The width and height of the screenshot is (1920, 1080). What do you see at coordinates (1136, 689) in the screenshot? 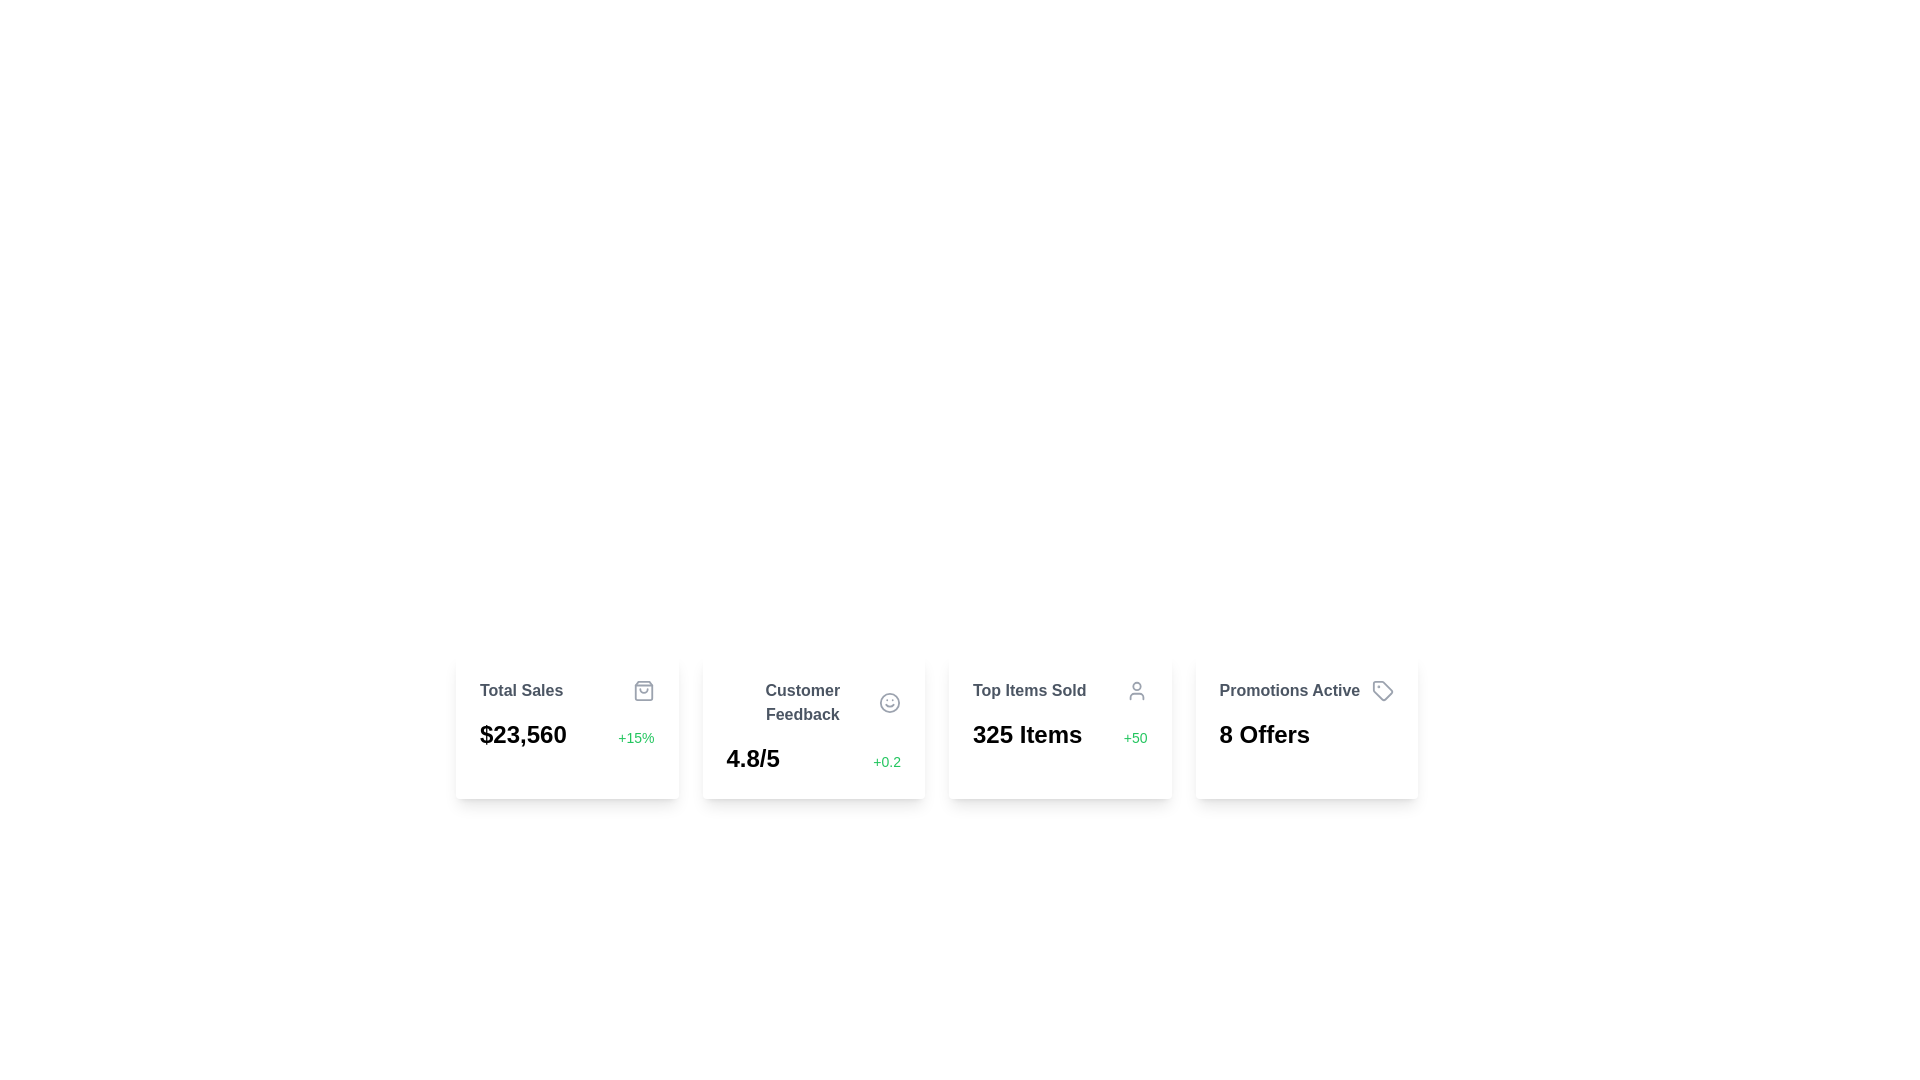
I see `the non-interactive icon located in the top-right corner of the 'Top Items Sold' section, which signifies user-related information` at bounding box center [1136, 689].